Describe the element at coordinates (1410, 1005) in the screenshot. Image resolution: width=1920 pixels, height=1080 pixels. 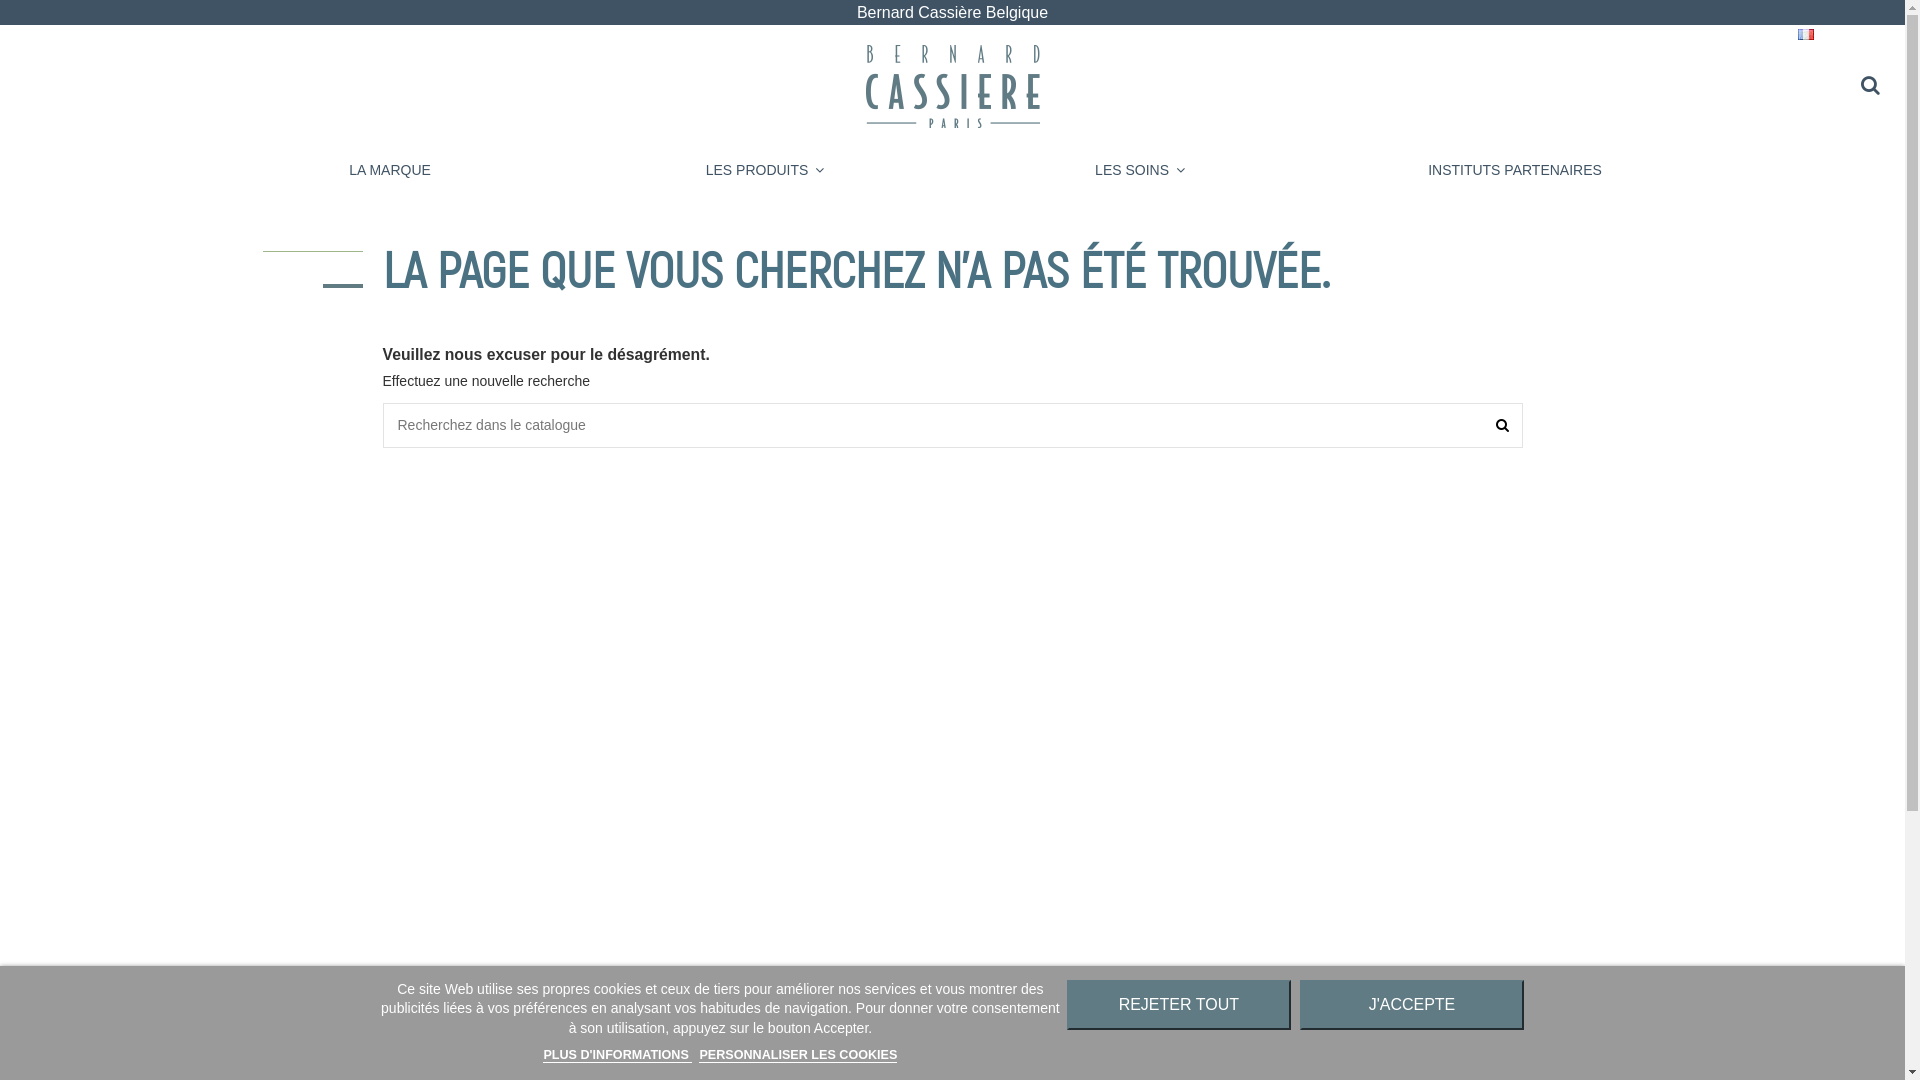
I see `'J'ACCEPTE'` at that location.